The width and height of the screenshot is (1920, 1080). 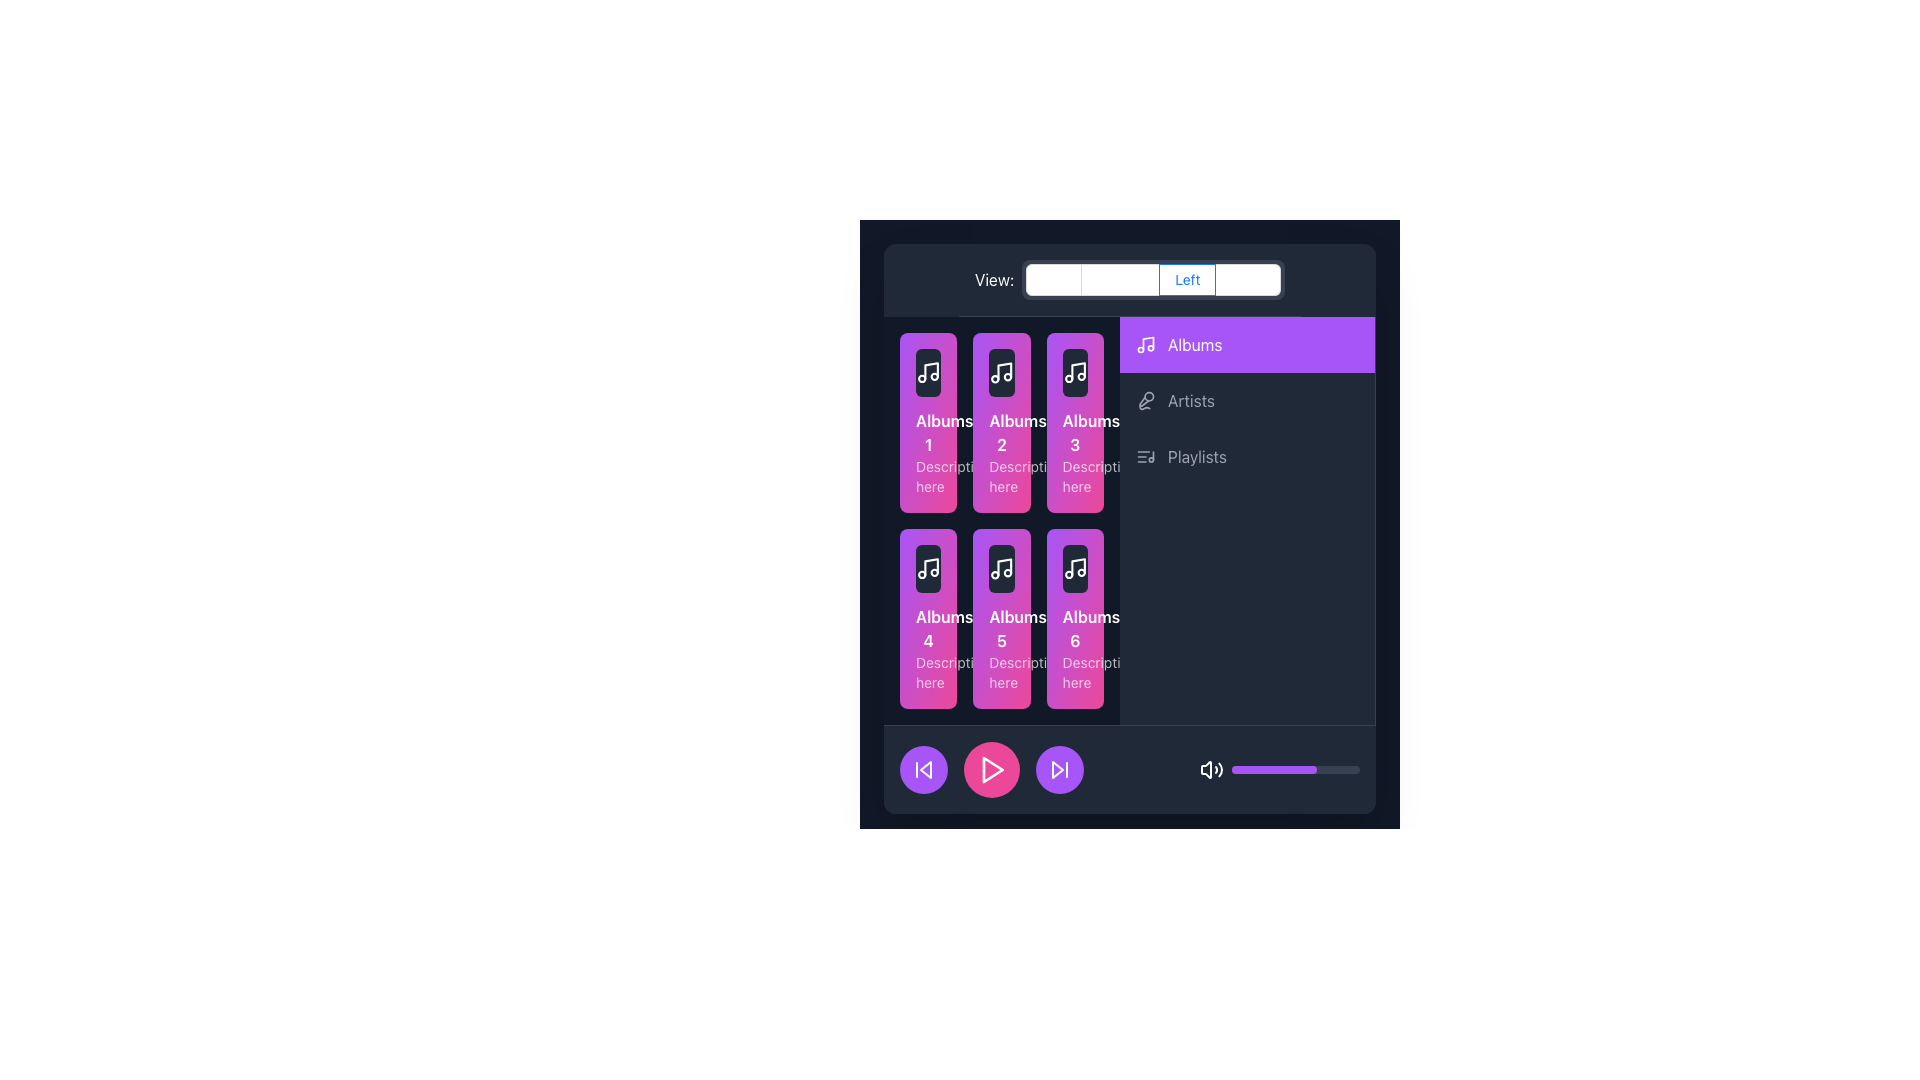 I want to click on the 'Skip Back' icon located at the bottom left corner of the media control interface, which is inside a purple circular button, to initiate the skip action, so click(x=923, y=769).